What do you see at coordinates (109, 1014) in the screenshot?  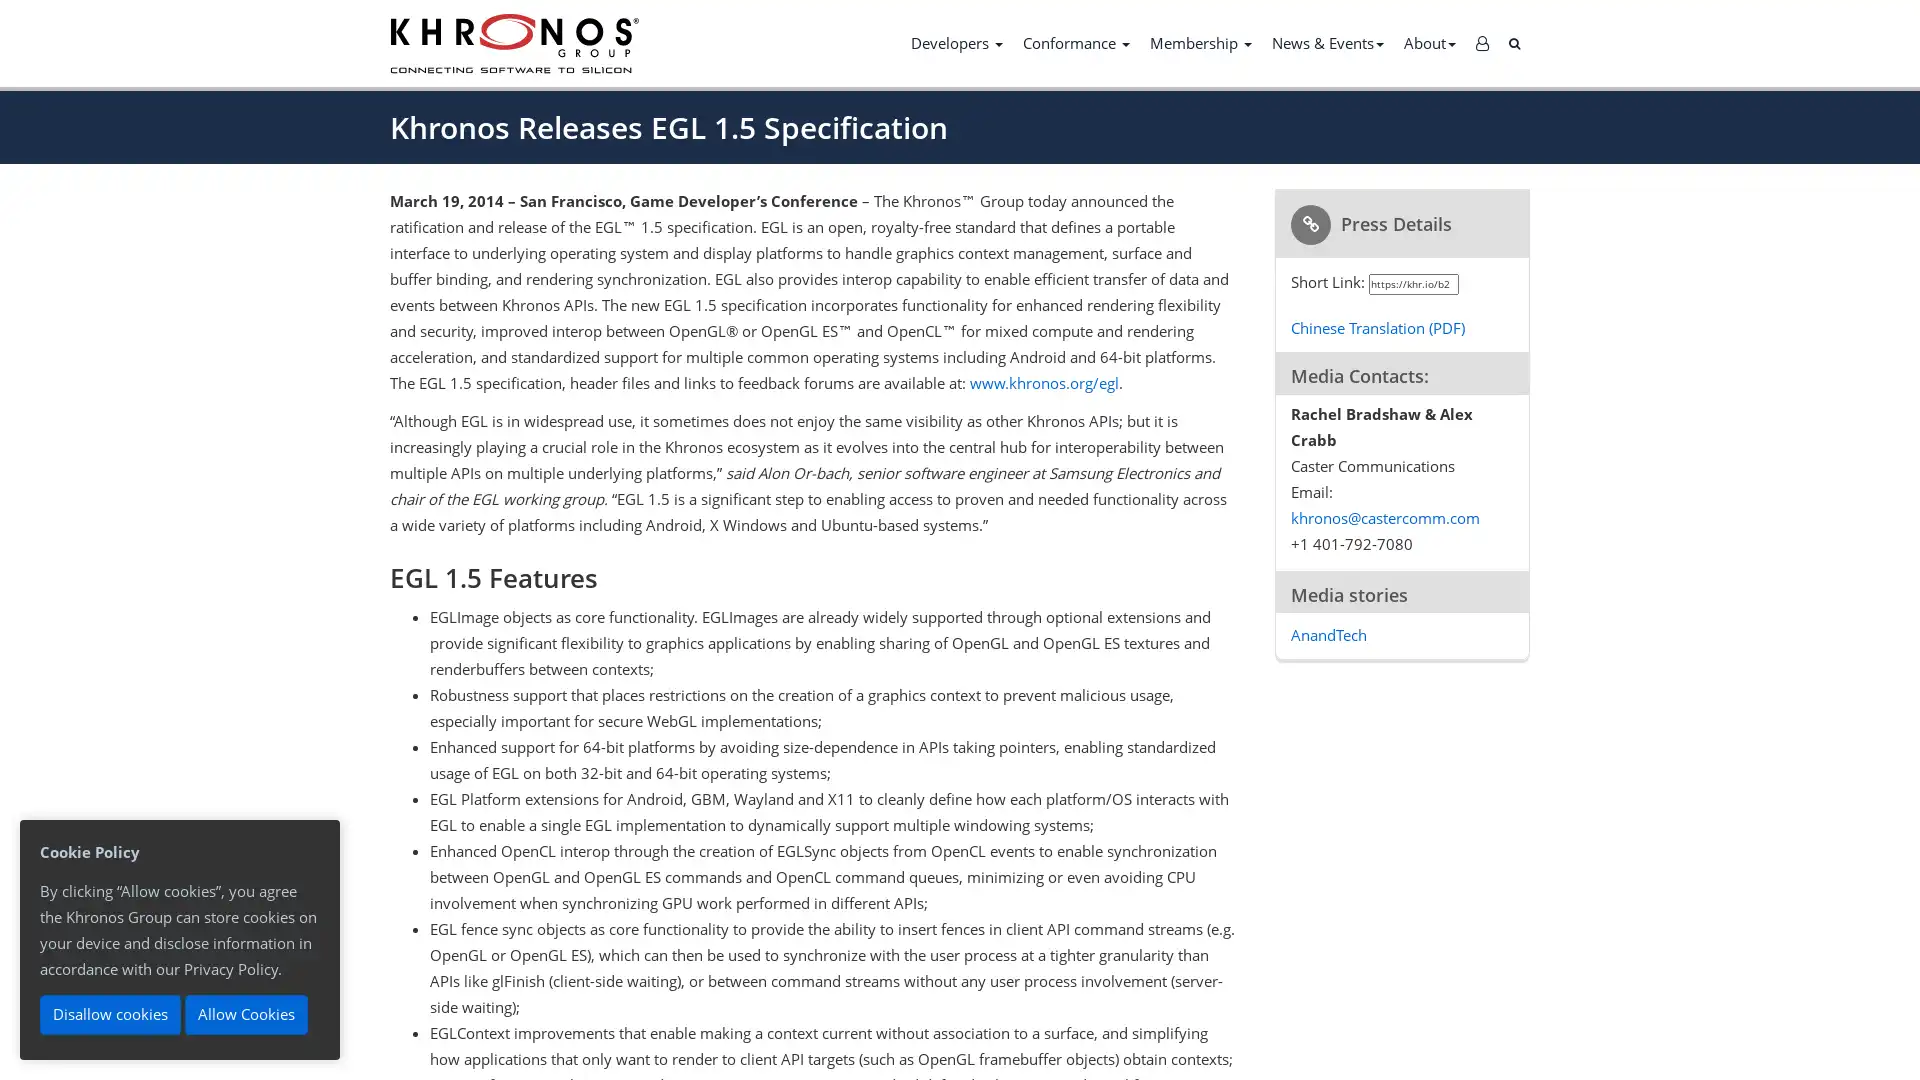 I see `Disallow cookies` at bounding box center [109, 1014].